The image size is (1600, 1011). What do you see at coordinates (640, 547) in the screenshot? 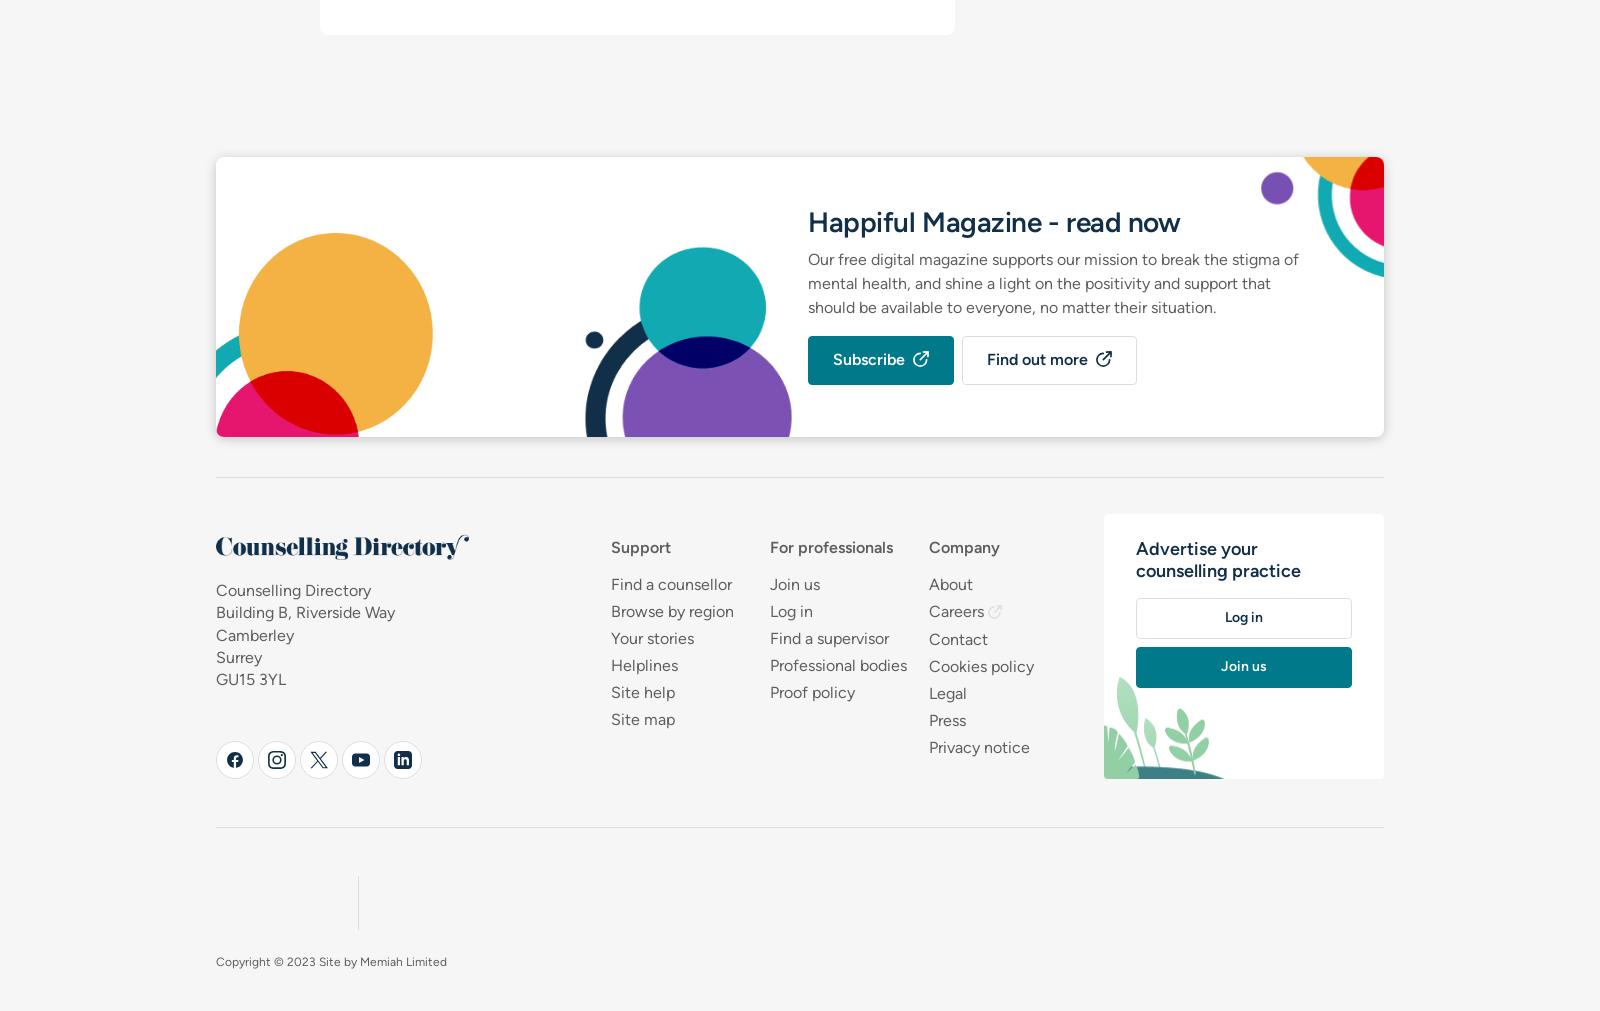
I see `'Support'` at bounding box center [640, 547].